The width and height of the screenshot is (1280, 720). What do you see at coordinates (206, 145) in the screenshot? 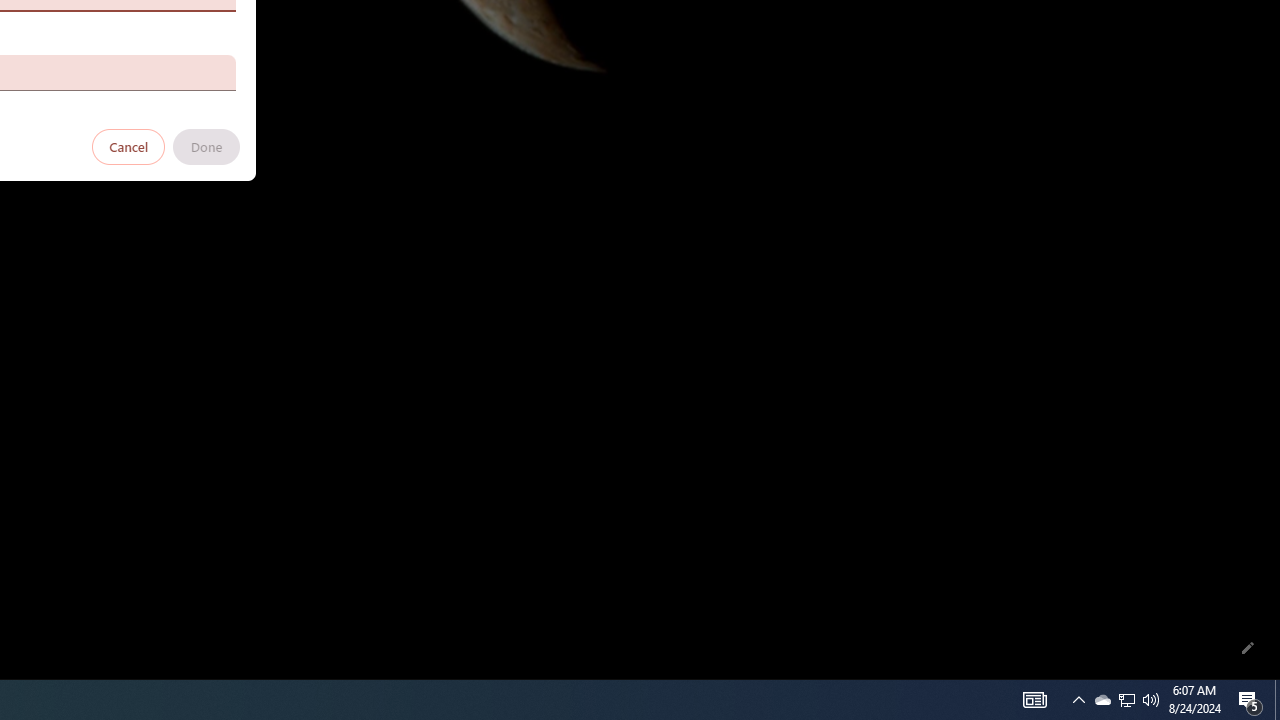
I see `'Done'` at bounding box center [206, 145].